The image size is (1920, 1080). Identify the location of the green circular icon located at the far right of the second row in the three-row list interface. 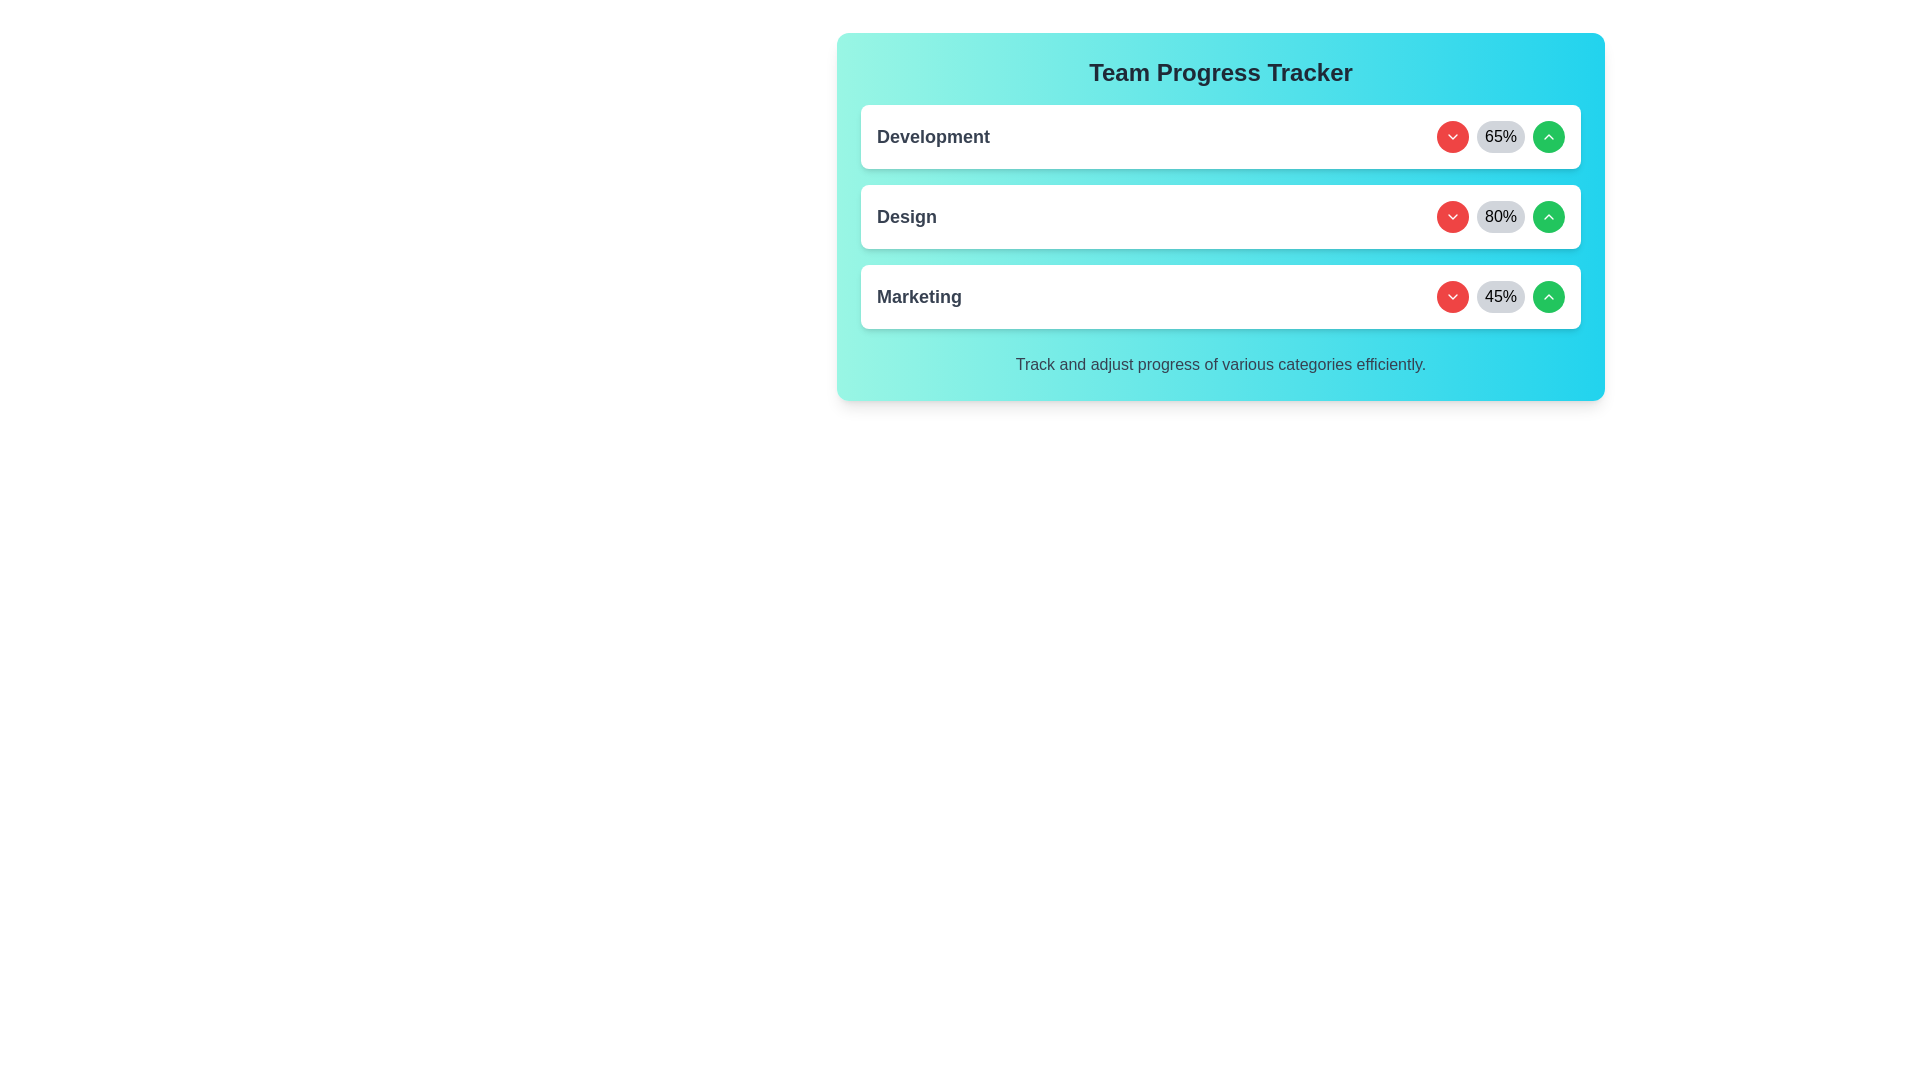
(1548, 216).